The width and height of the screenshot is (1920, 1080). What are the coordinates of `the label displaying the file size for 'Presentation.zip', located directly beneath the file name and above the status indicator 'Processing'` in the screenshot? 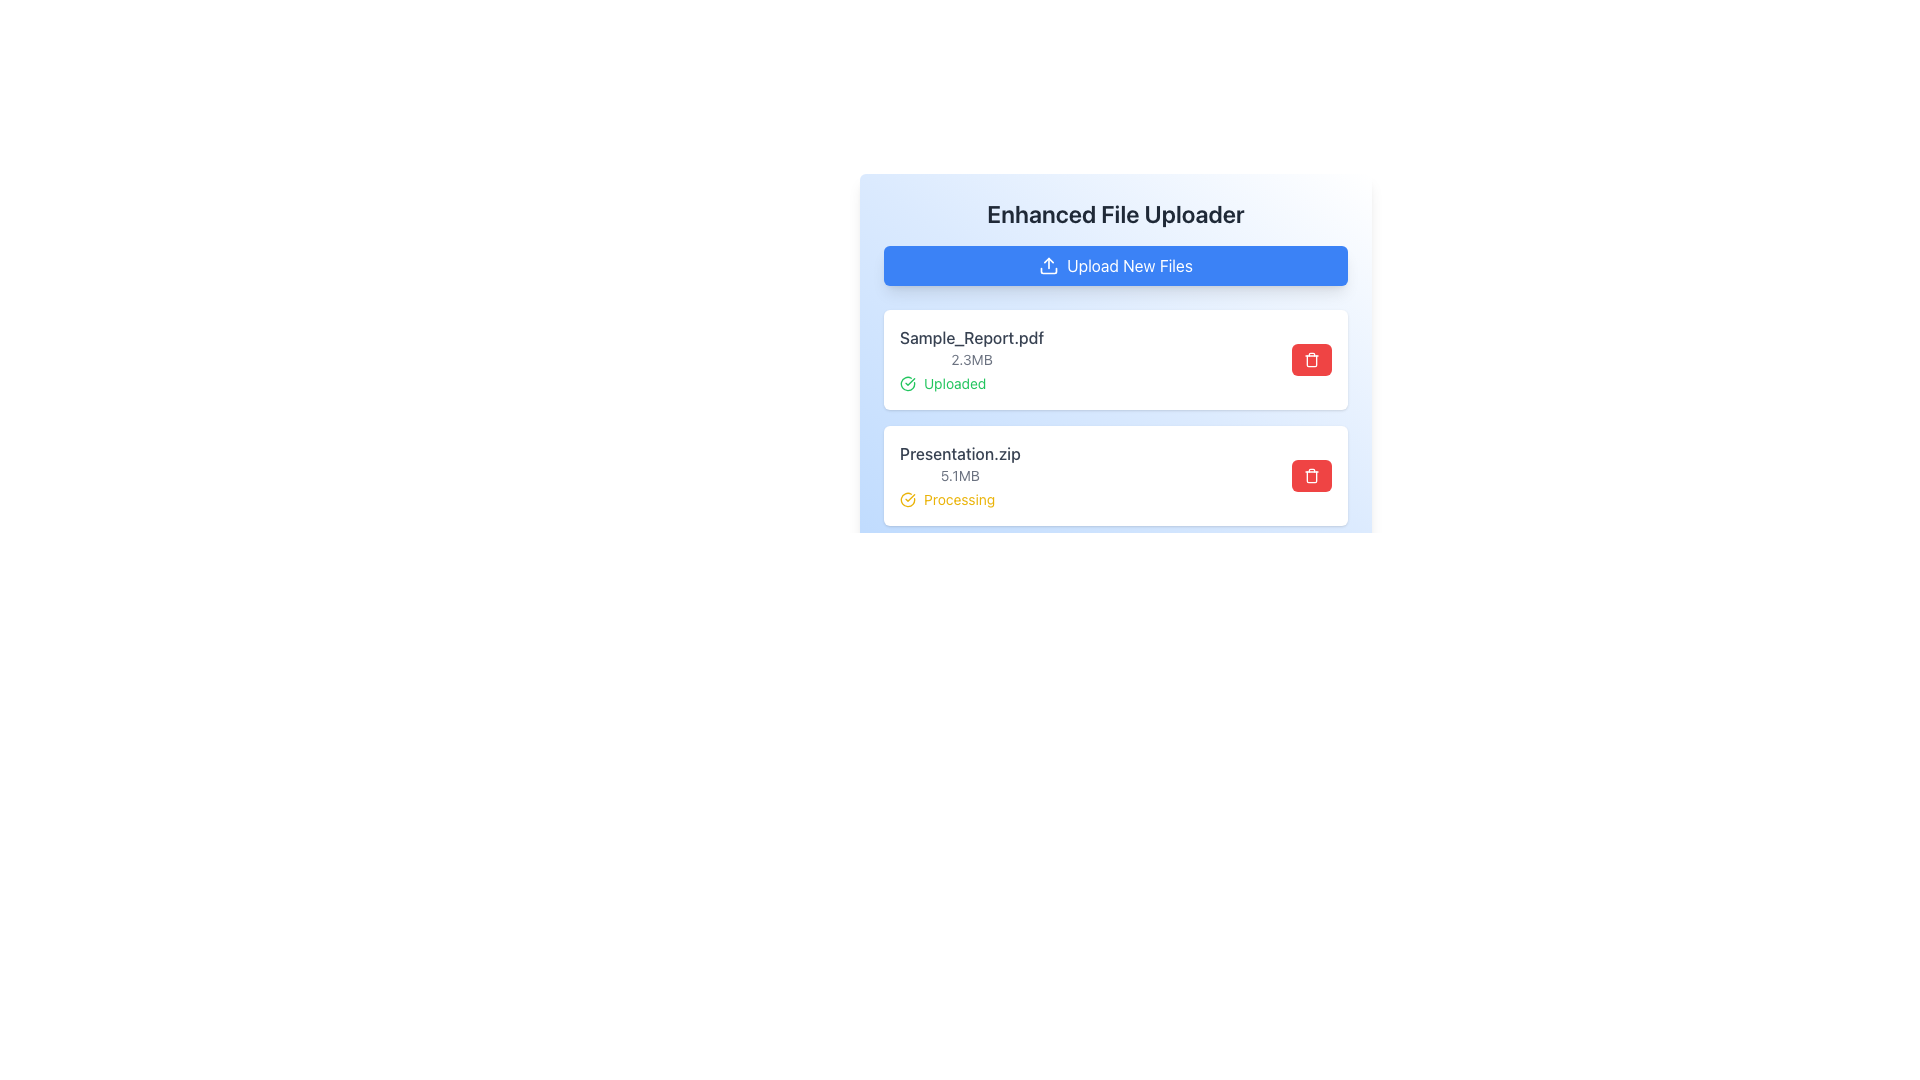 It's located at (960, 475).